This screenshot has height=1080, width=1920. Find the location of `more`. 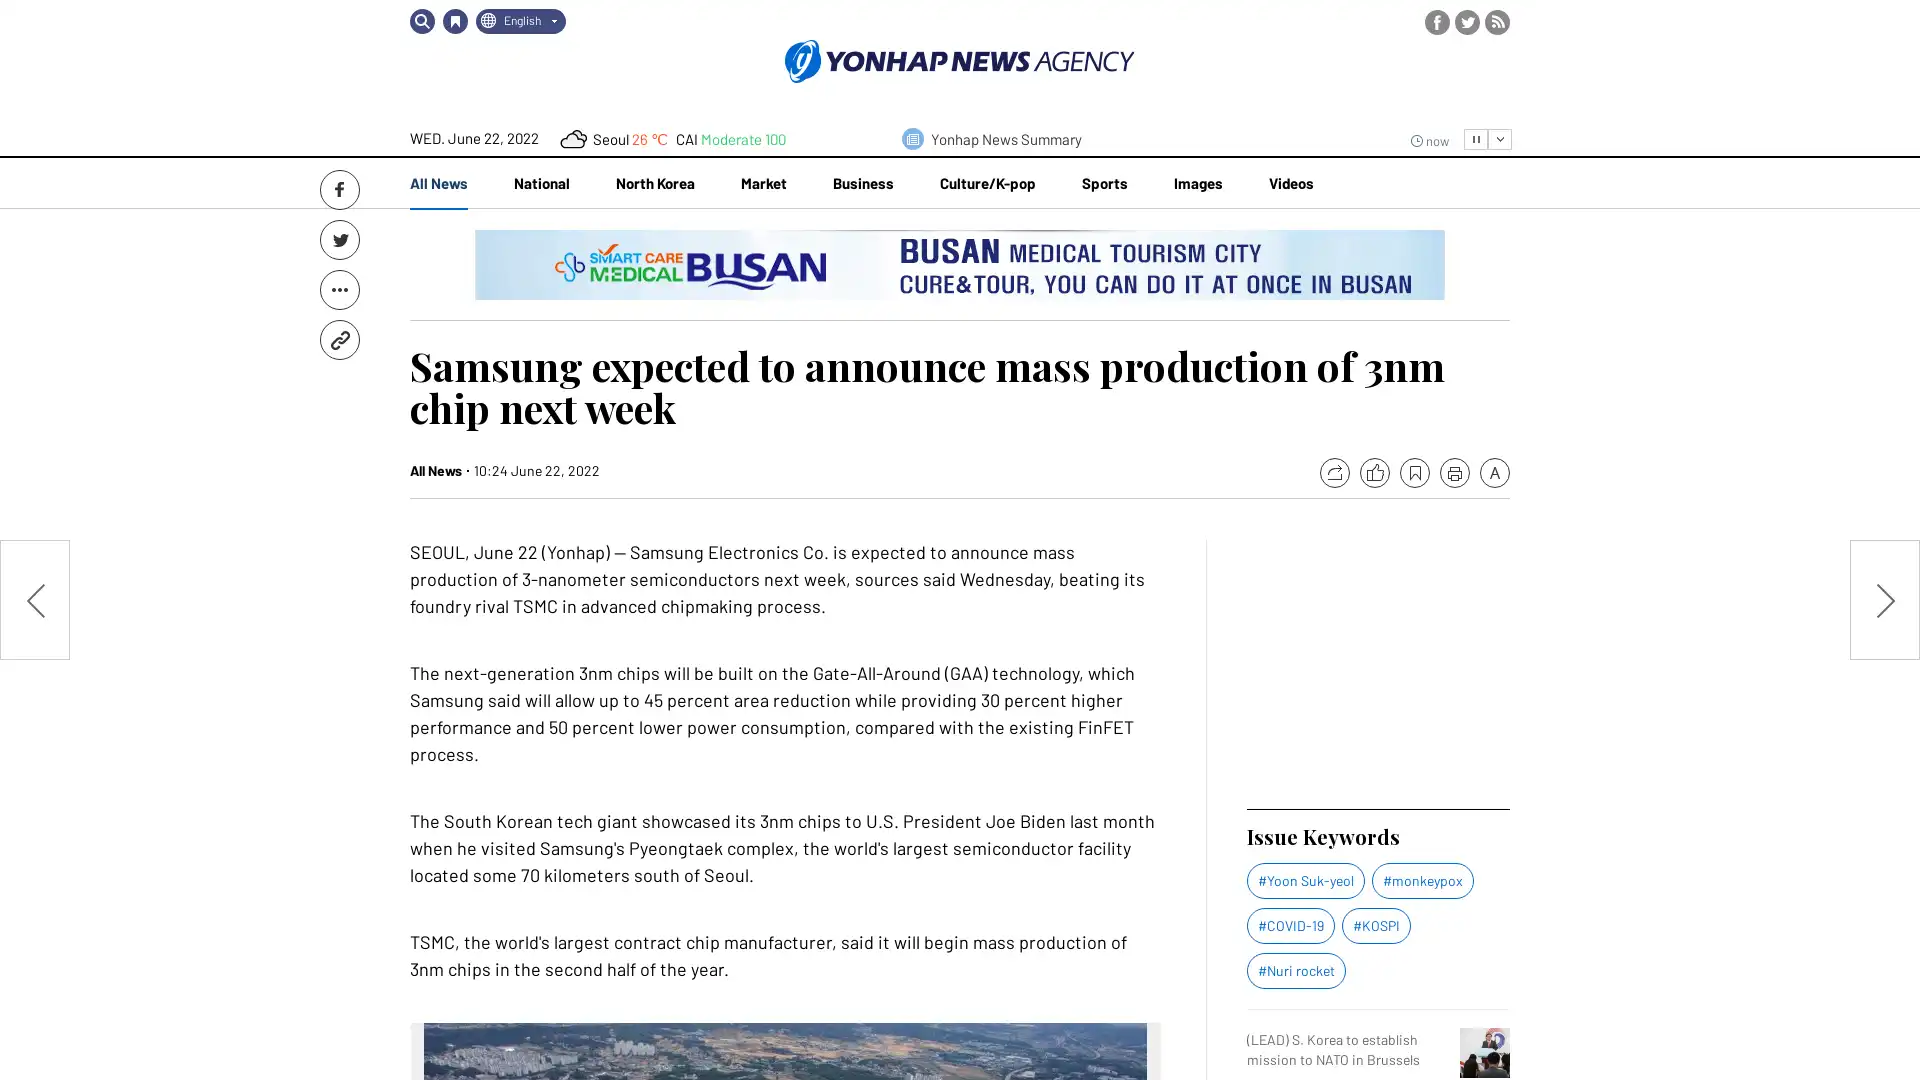

more is located at coordinates (1499, 138).